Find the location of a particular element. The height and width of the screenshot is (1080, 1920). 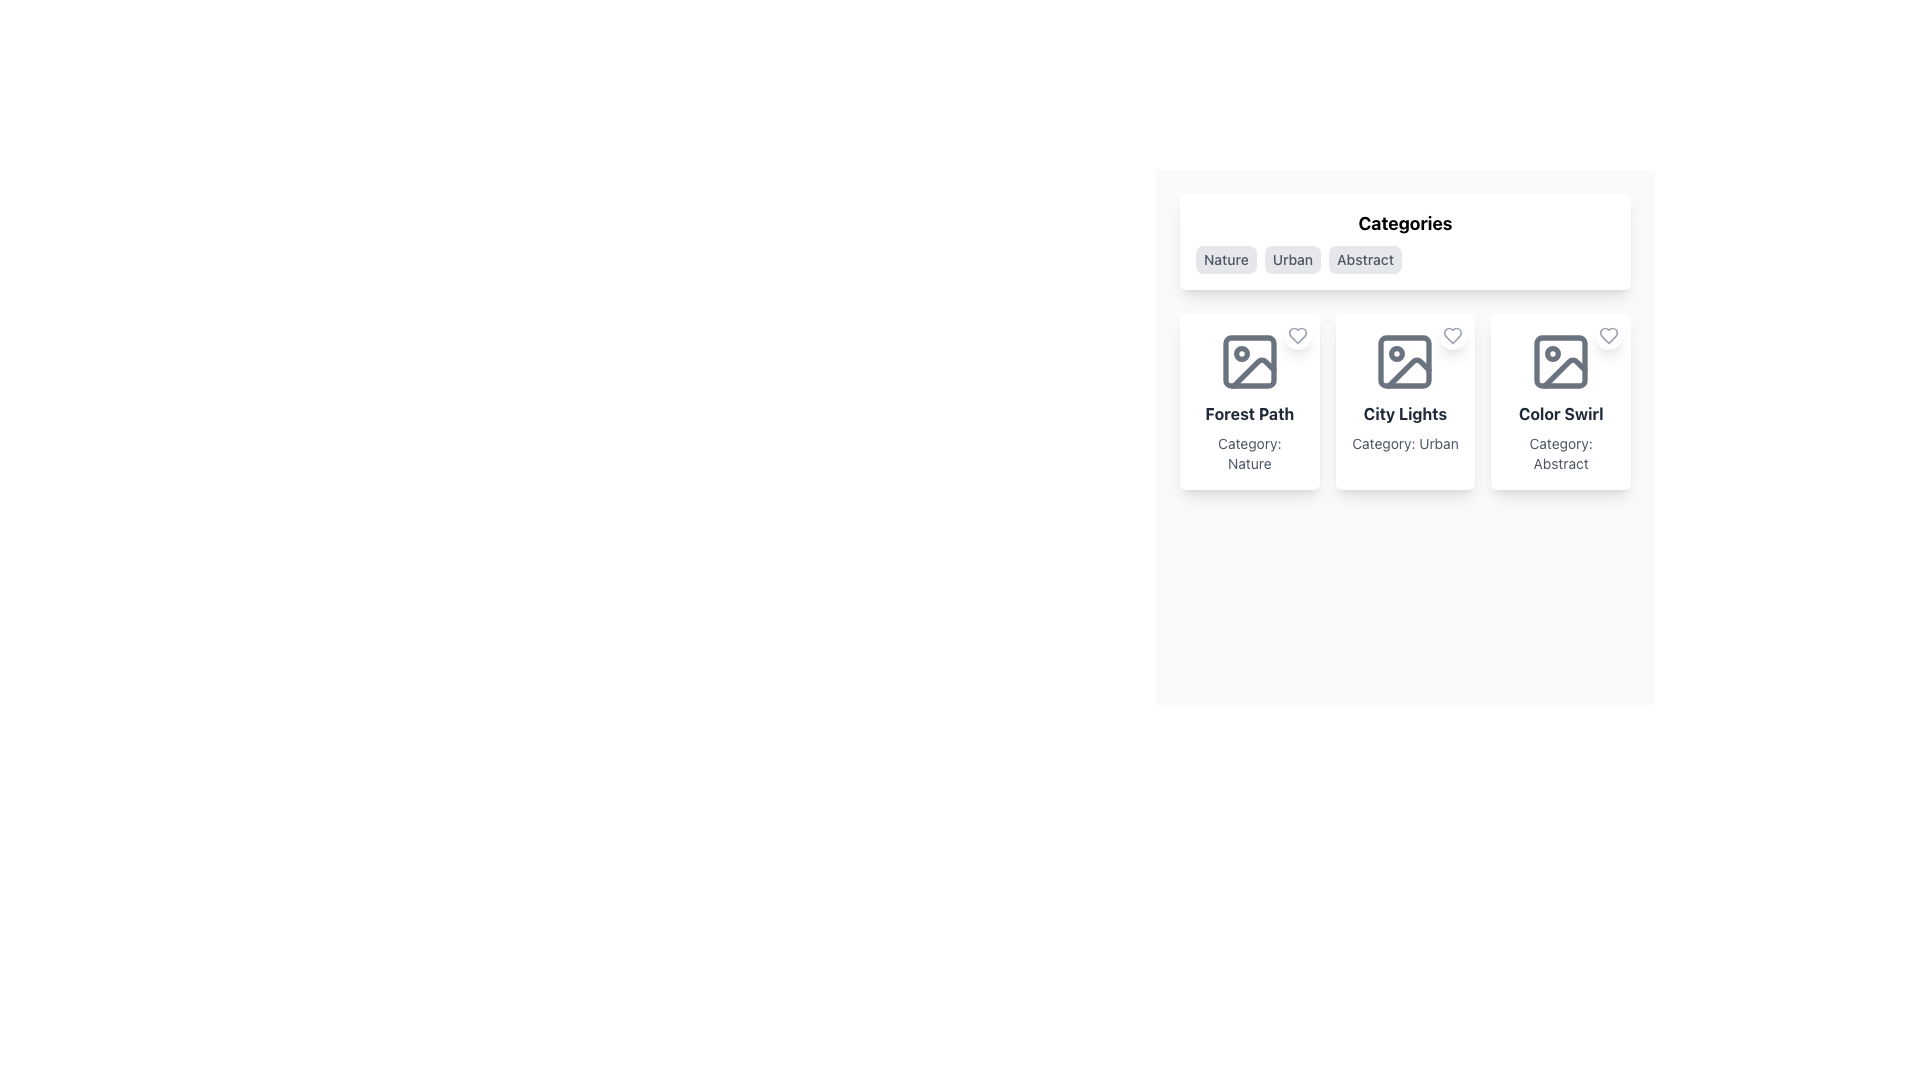

the heart icon located at the top-right corner of the 'Color Swirl' card is located at coordinates (1608, 334).